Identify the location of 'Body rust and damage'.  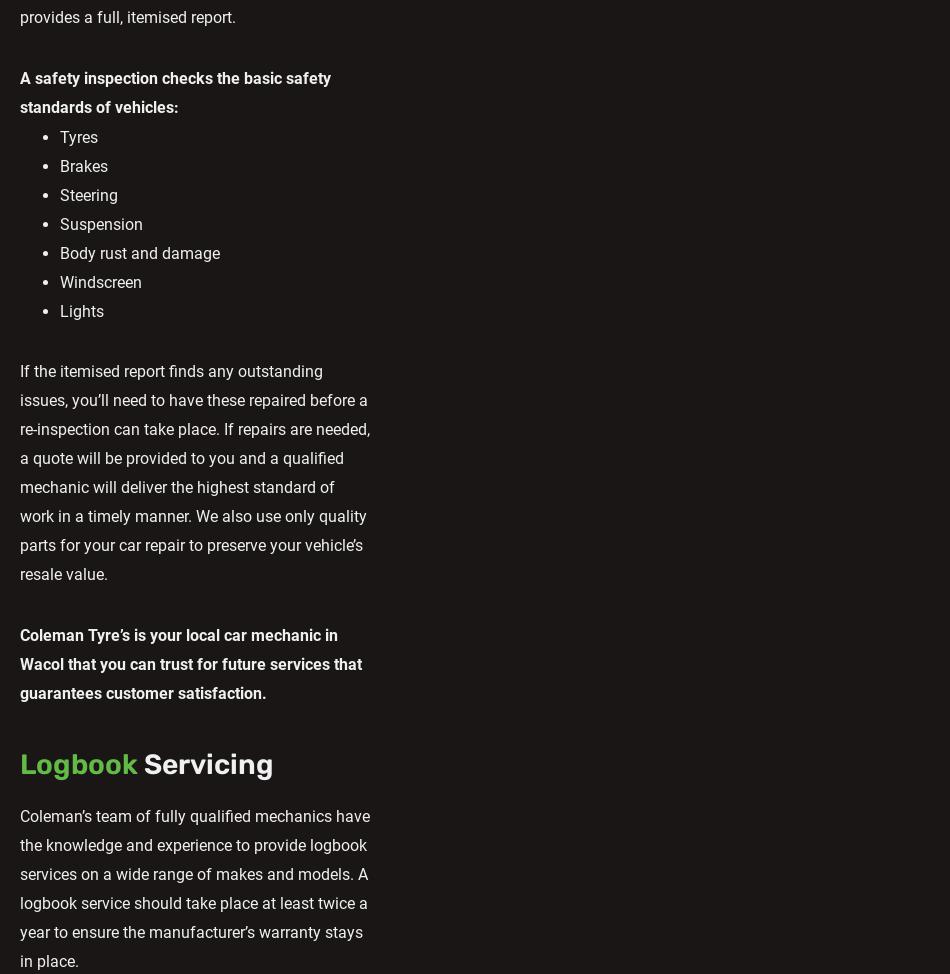
(140, 252).